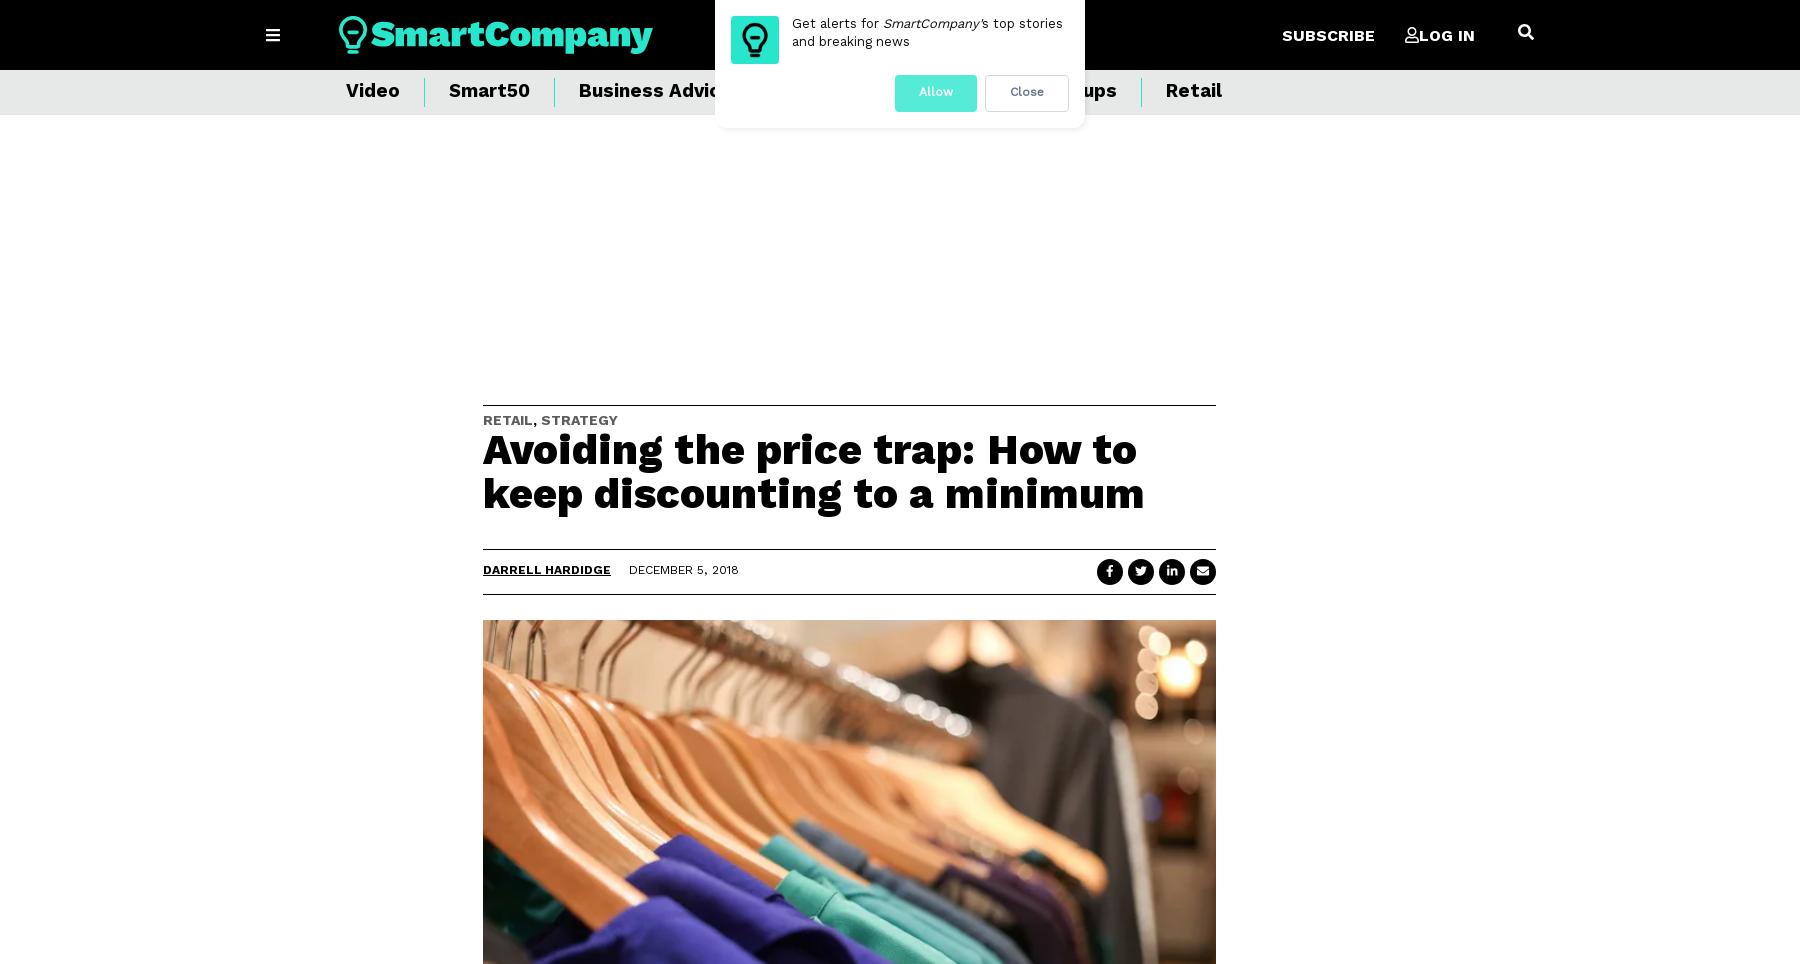  What do you see at coordinates (837, 23) in the screenshot?
I see `'Get alerts for'` at bounding box center [837, 23].